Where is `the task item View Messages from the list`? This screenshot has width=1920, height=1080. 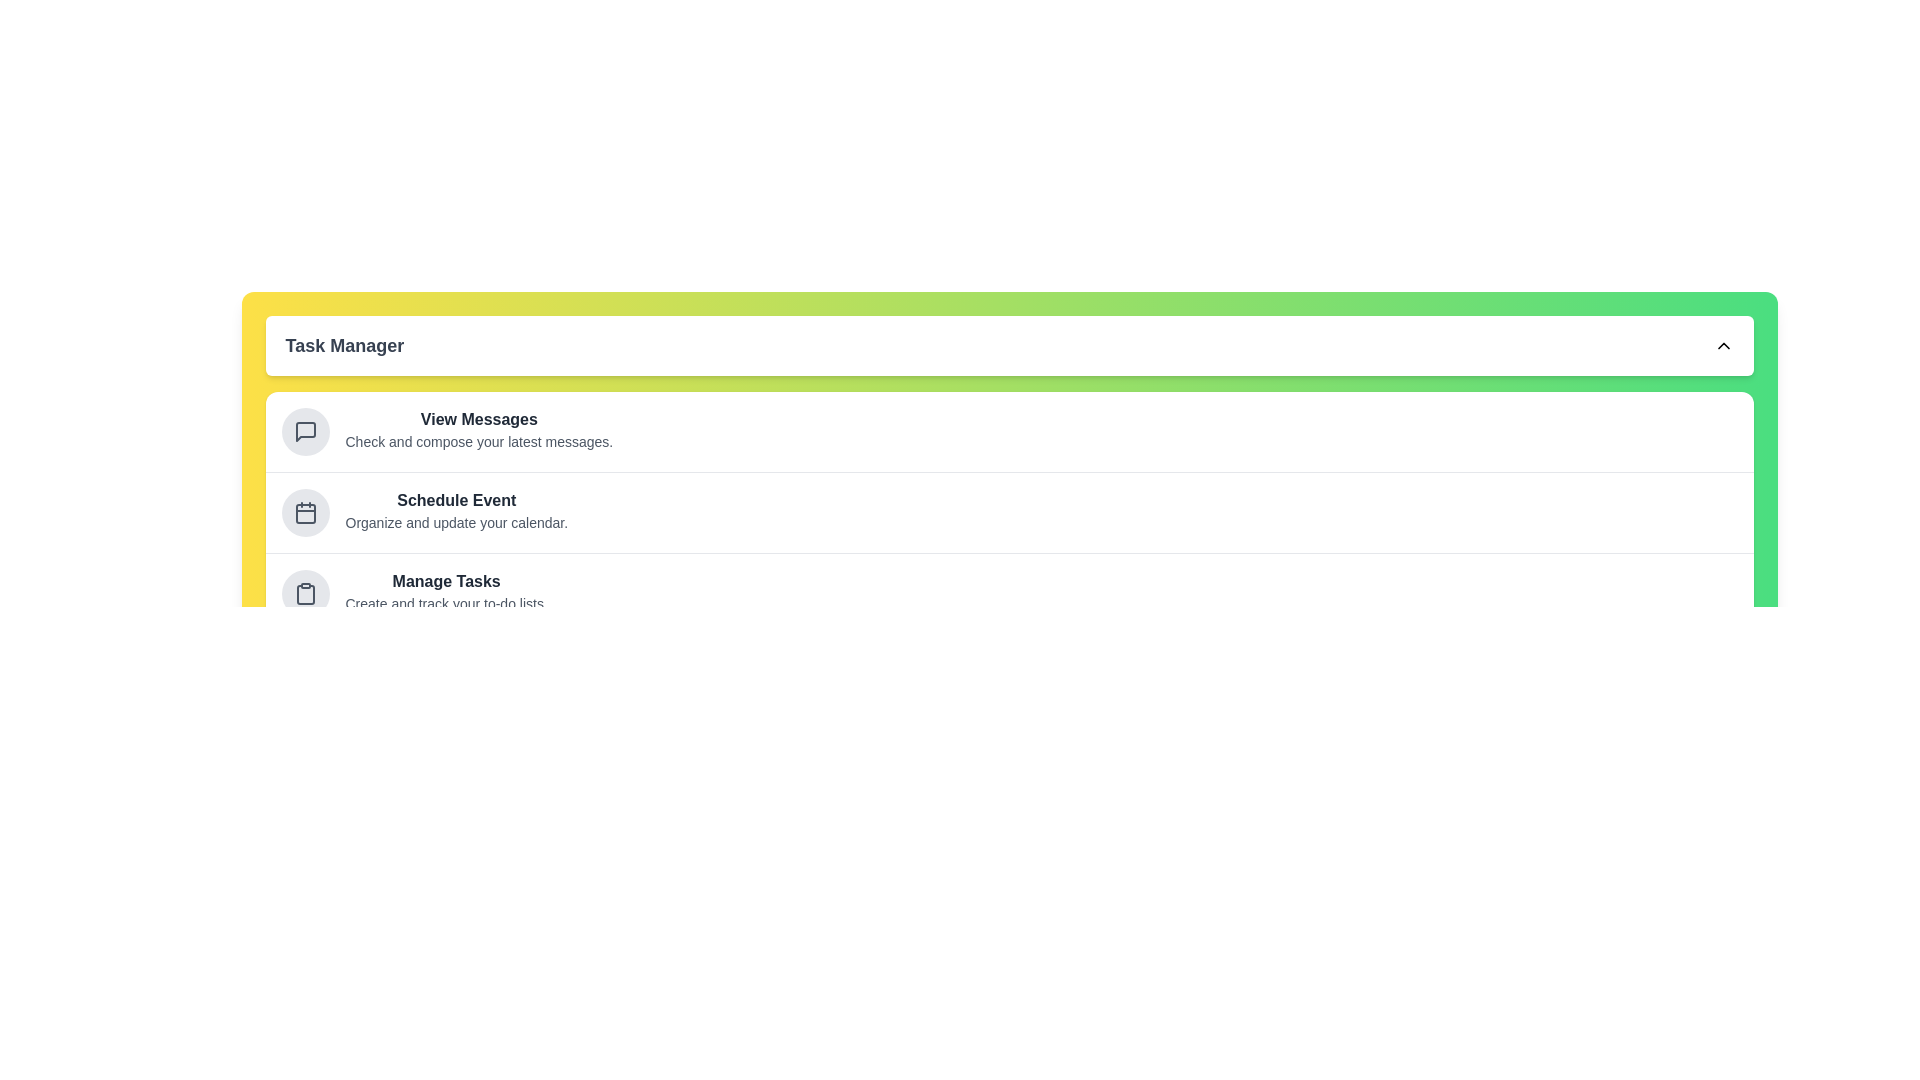
the task item View Messages from the list is located at coordinates (304, 431).